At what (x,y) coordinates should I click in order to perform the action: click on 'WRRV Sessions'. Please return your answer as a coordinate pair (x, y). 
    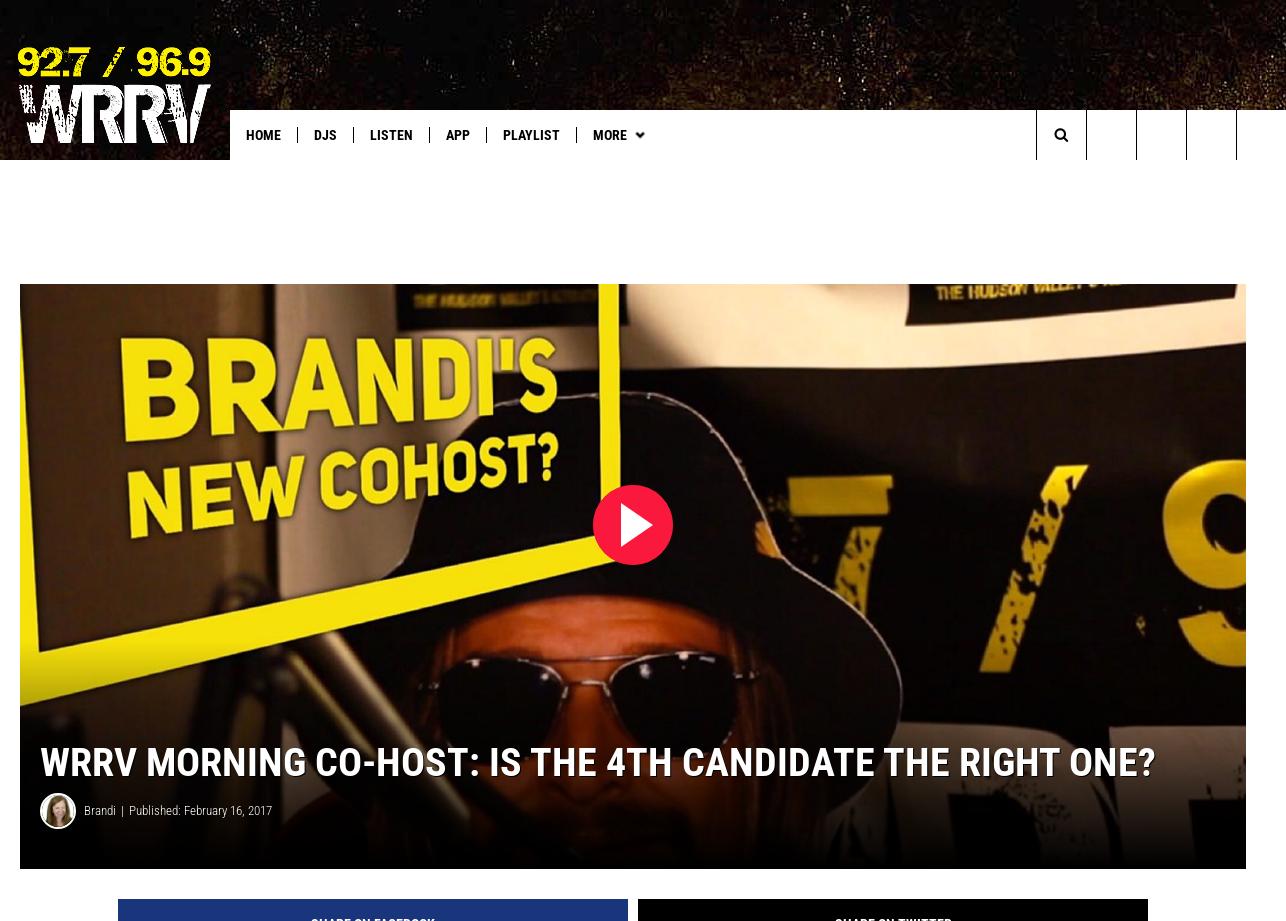
    Looking at the image, I should click on (590, 175).